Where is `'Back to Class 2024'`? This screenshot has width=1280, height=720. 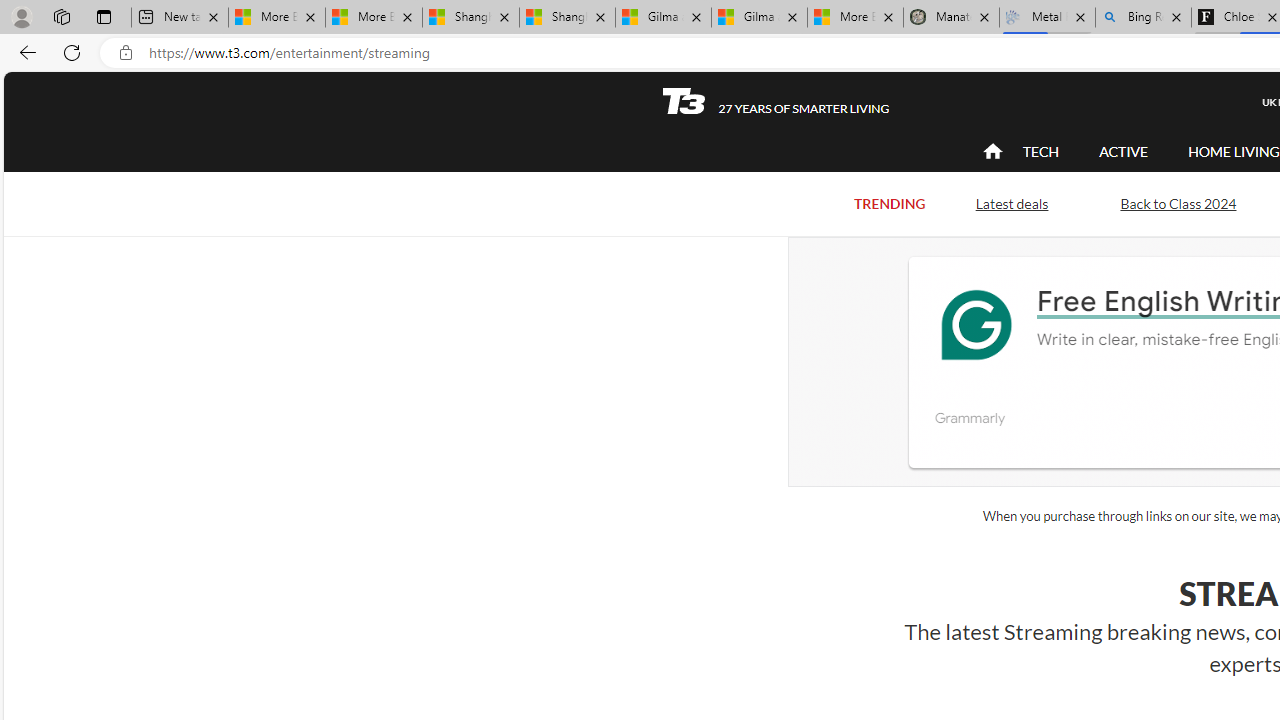
'Back to Class 2024' is located at coordinates (1178, 204).